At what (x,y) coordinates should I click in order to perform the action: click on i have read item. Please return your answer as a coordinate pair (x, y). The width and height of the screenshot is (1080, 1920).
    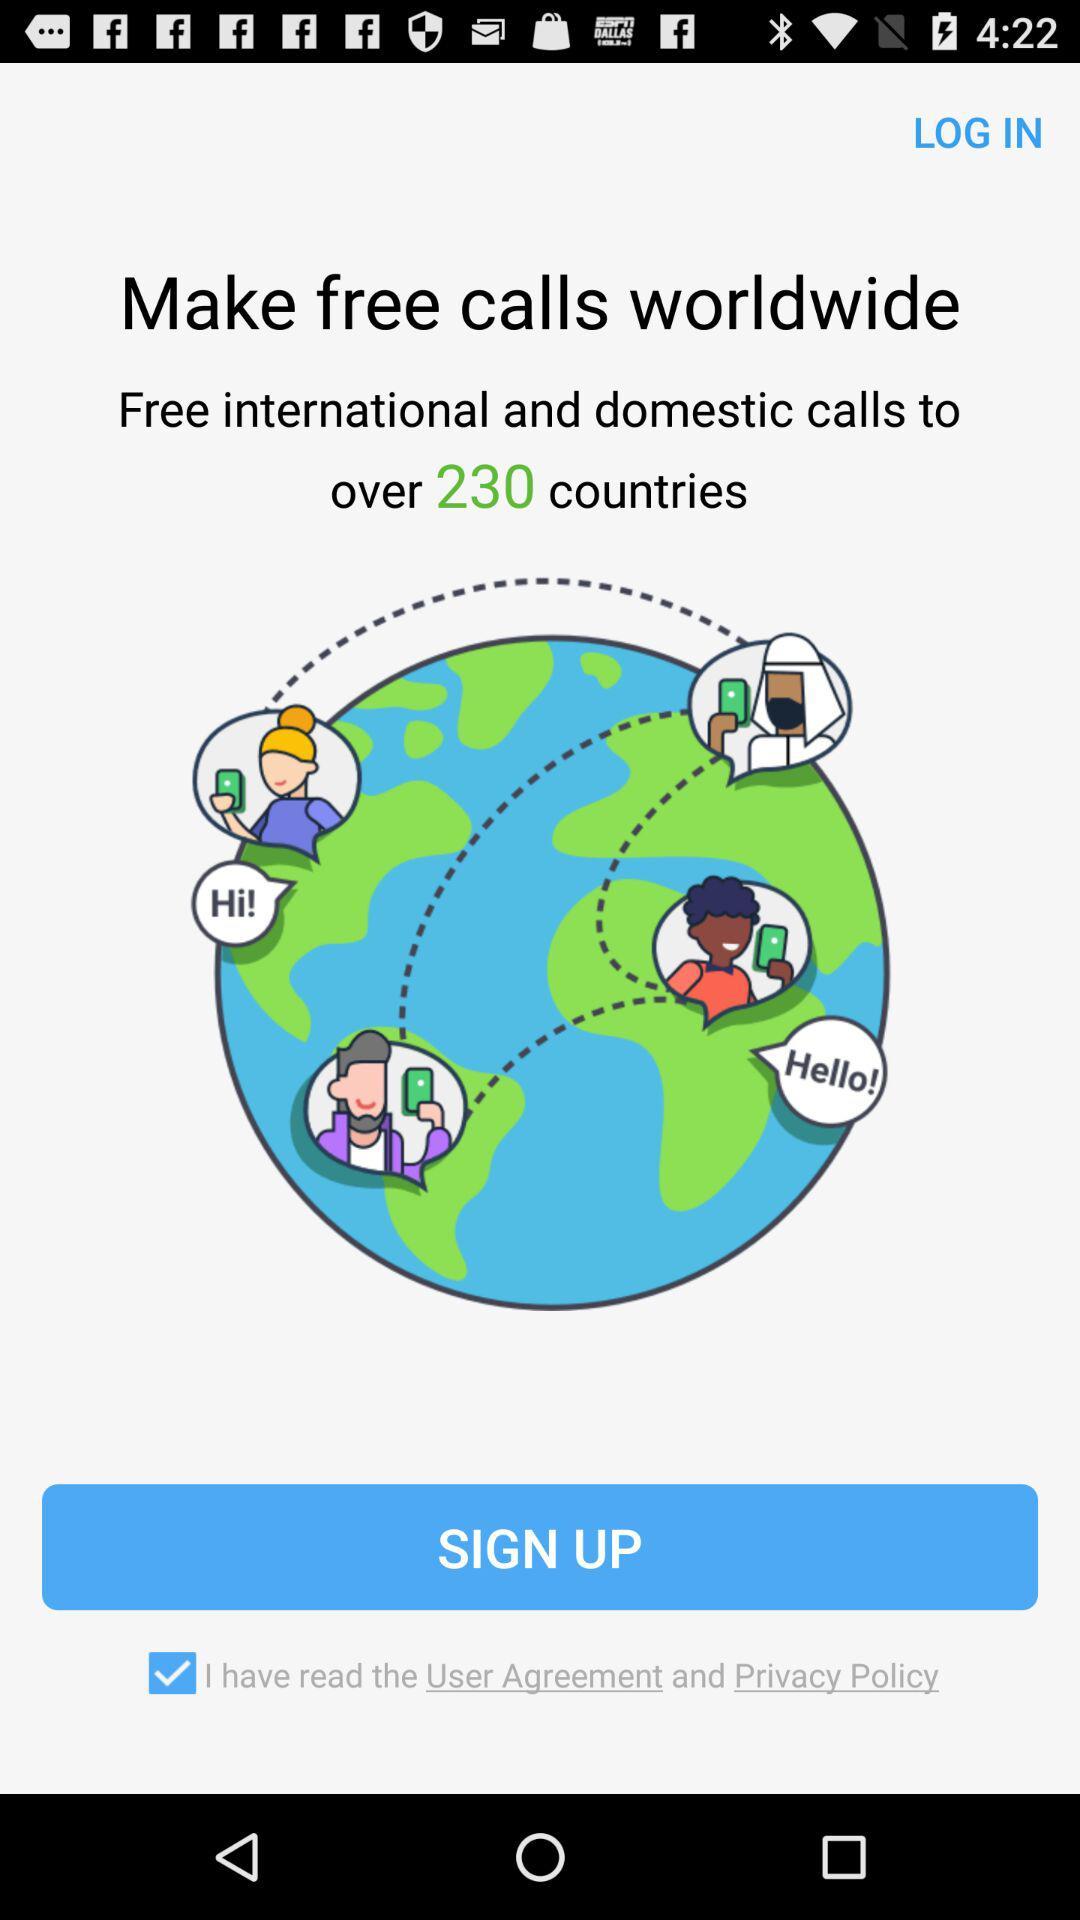
    Looking at the image, I should click on (540, 1673).